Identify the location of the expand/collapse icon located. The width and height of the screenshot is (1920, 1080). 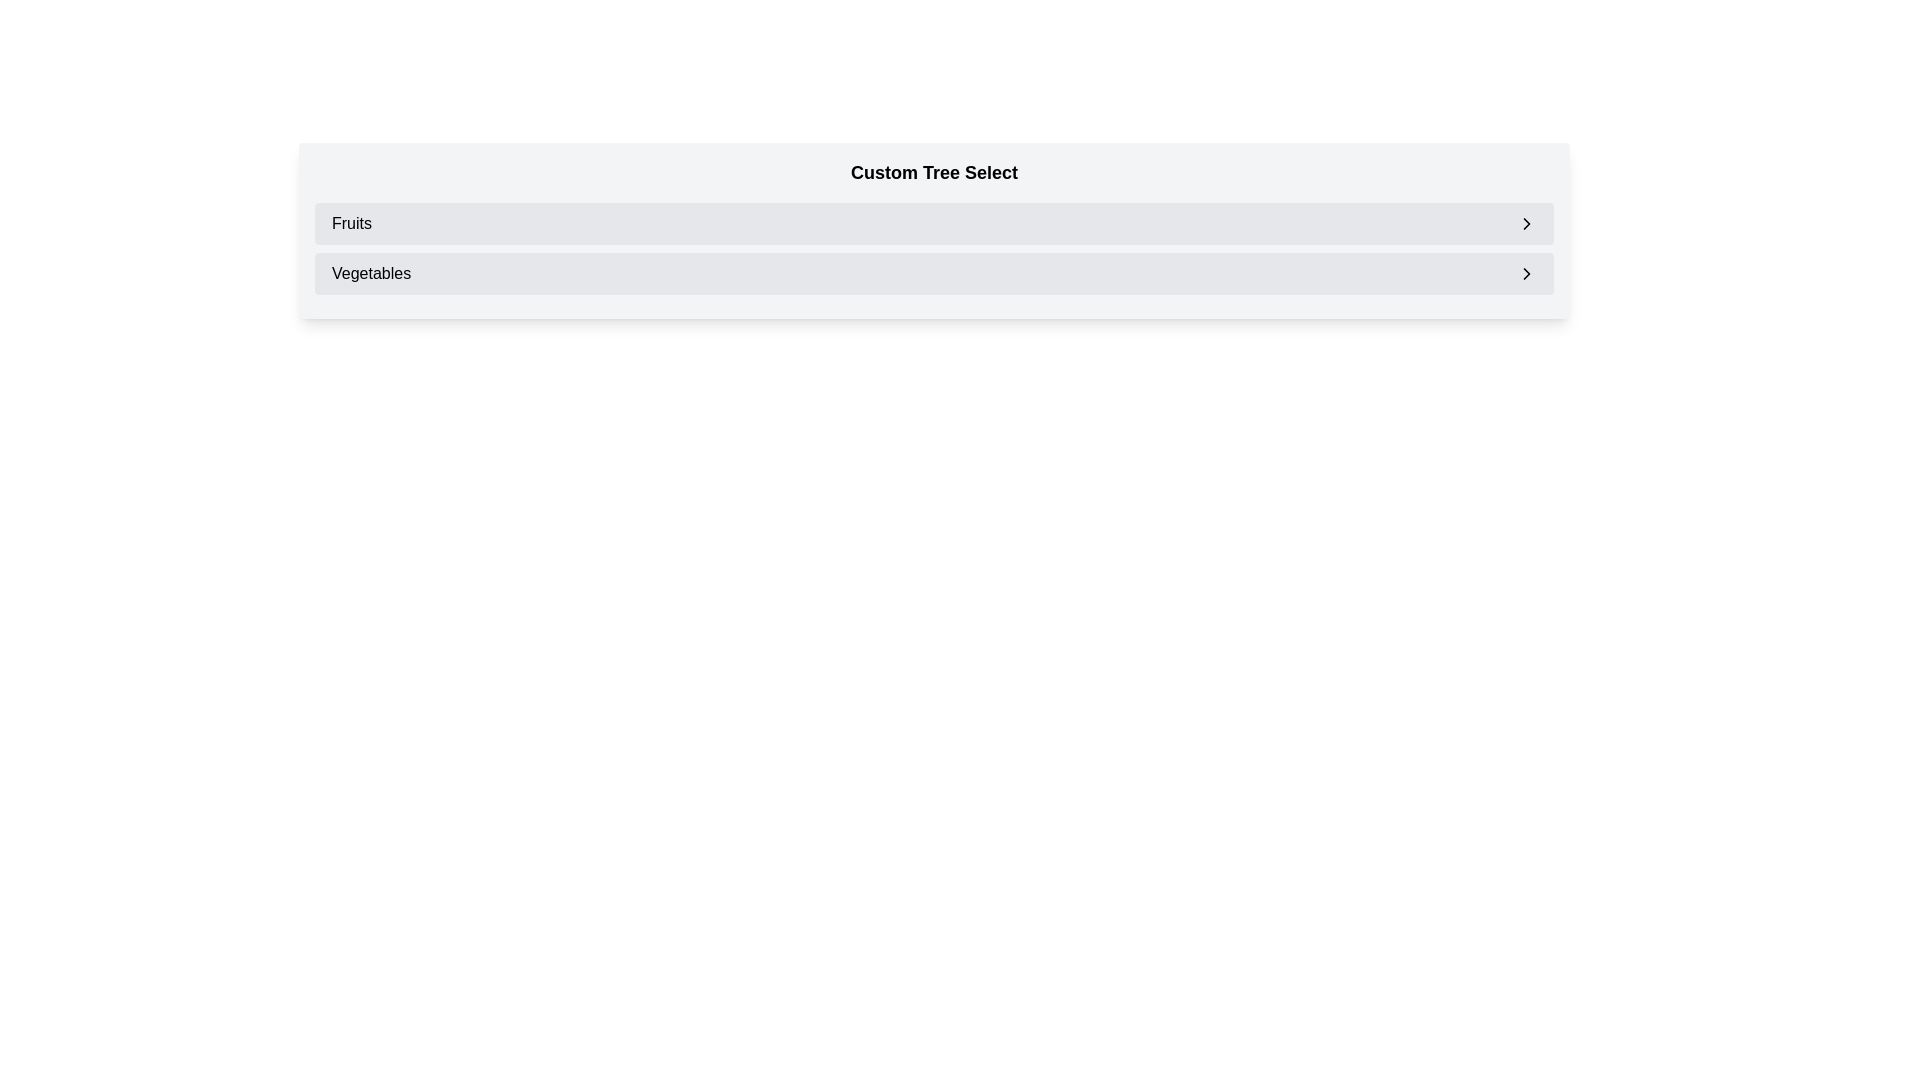
(1525, 223).